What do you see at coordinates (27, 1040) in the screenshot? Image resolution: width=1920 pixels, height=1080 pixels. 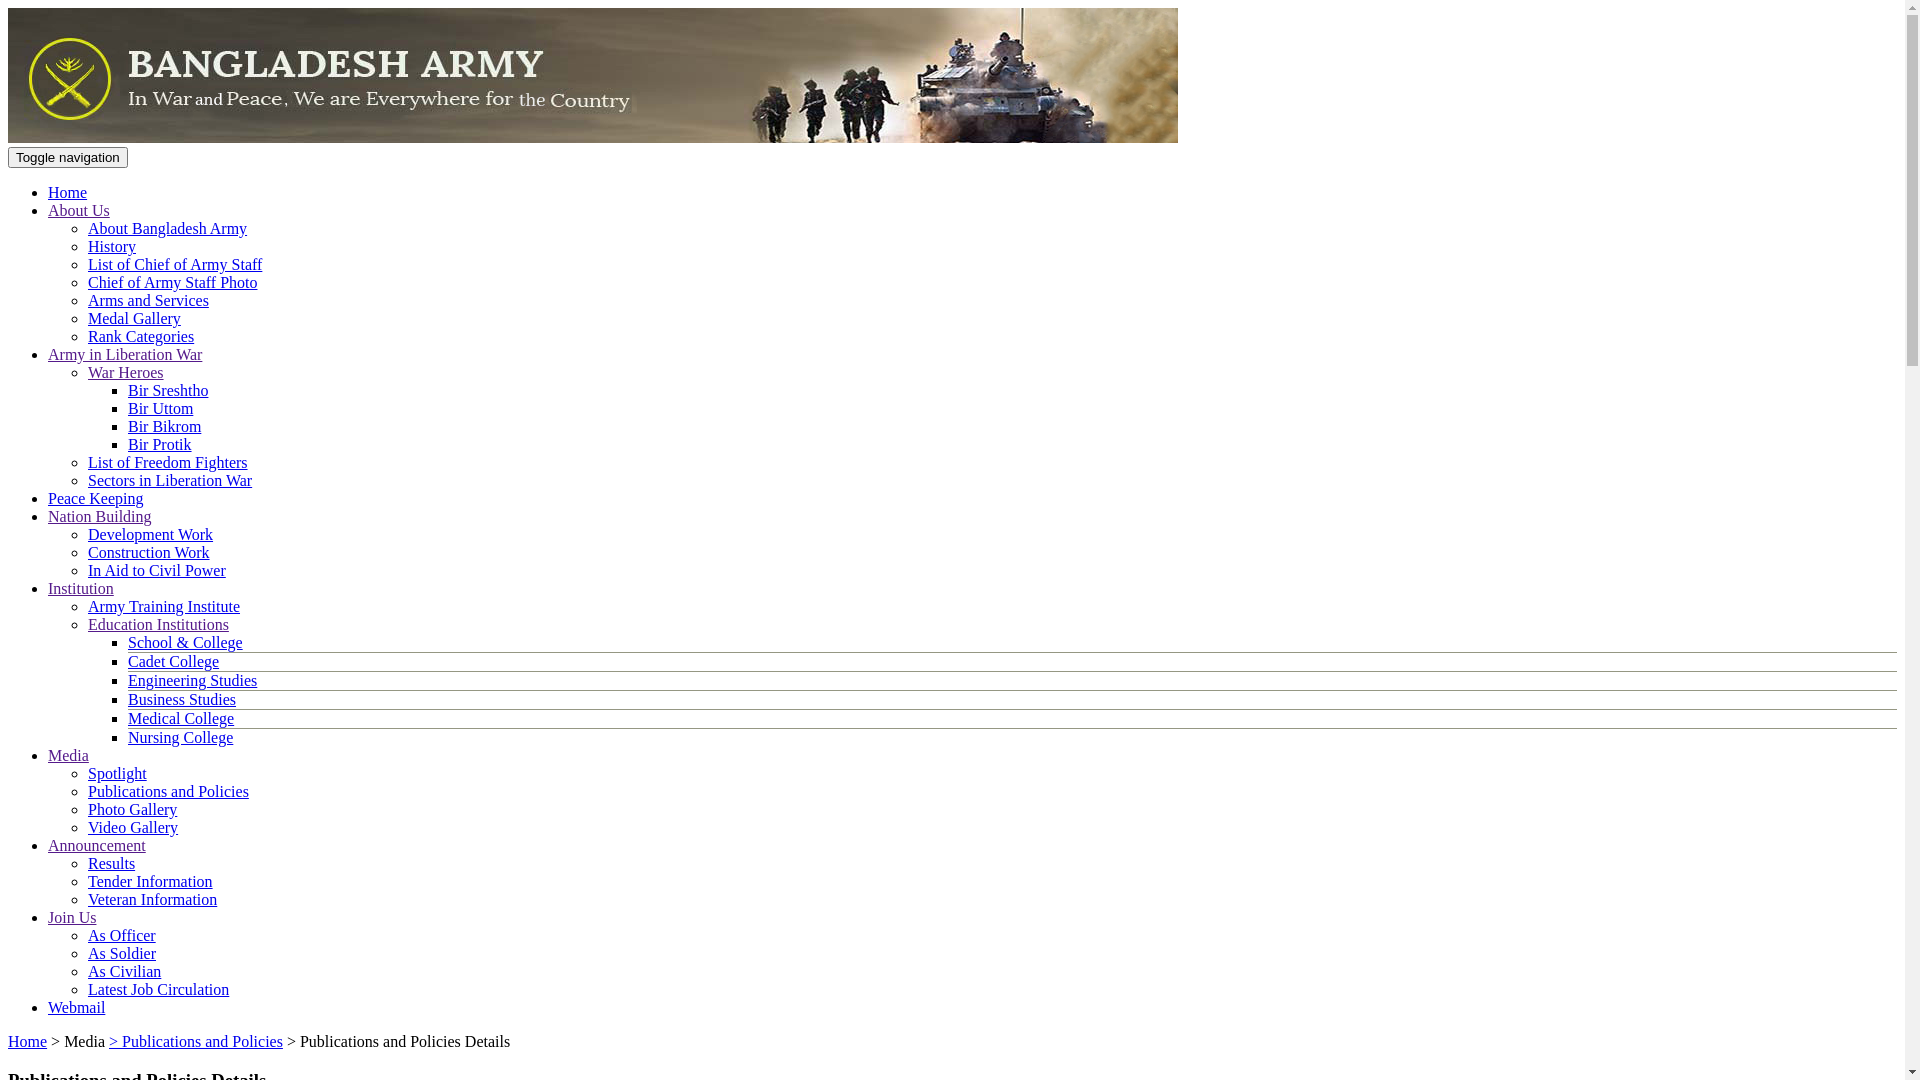 I see `'Home'` at bounding box center [27, 1040].